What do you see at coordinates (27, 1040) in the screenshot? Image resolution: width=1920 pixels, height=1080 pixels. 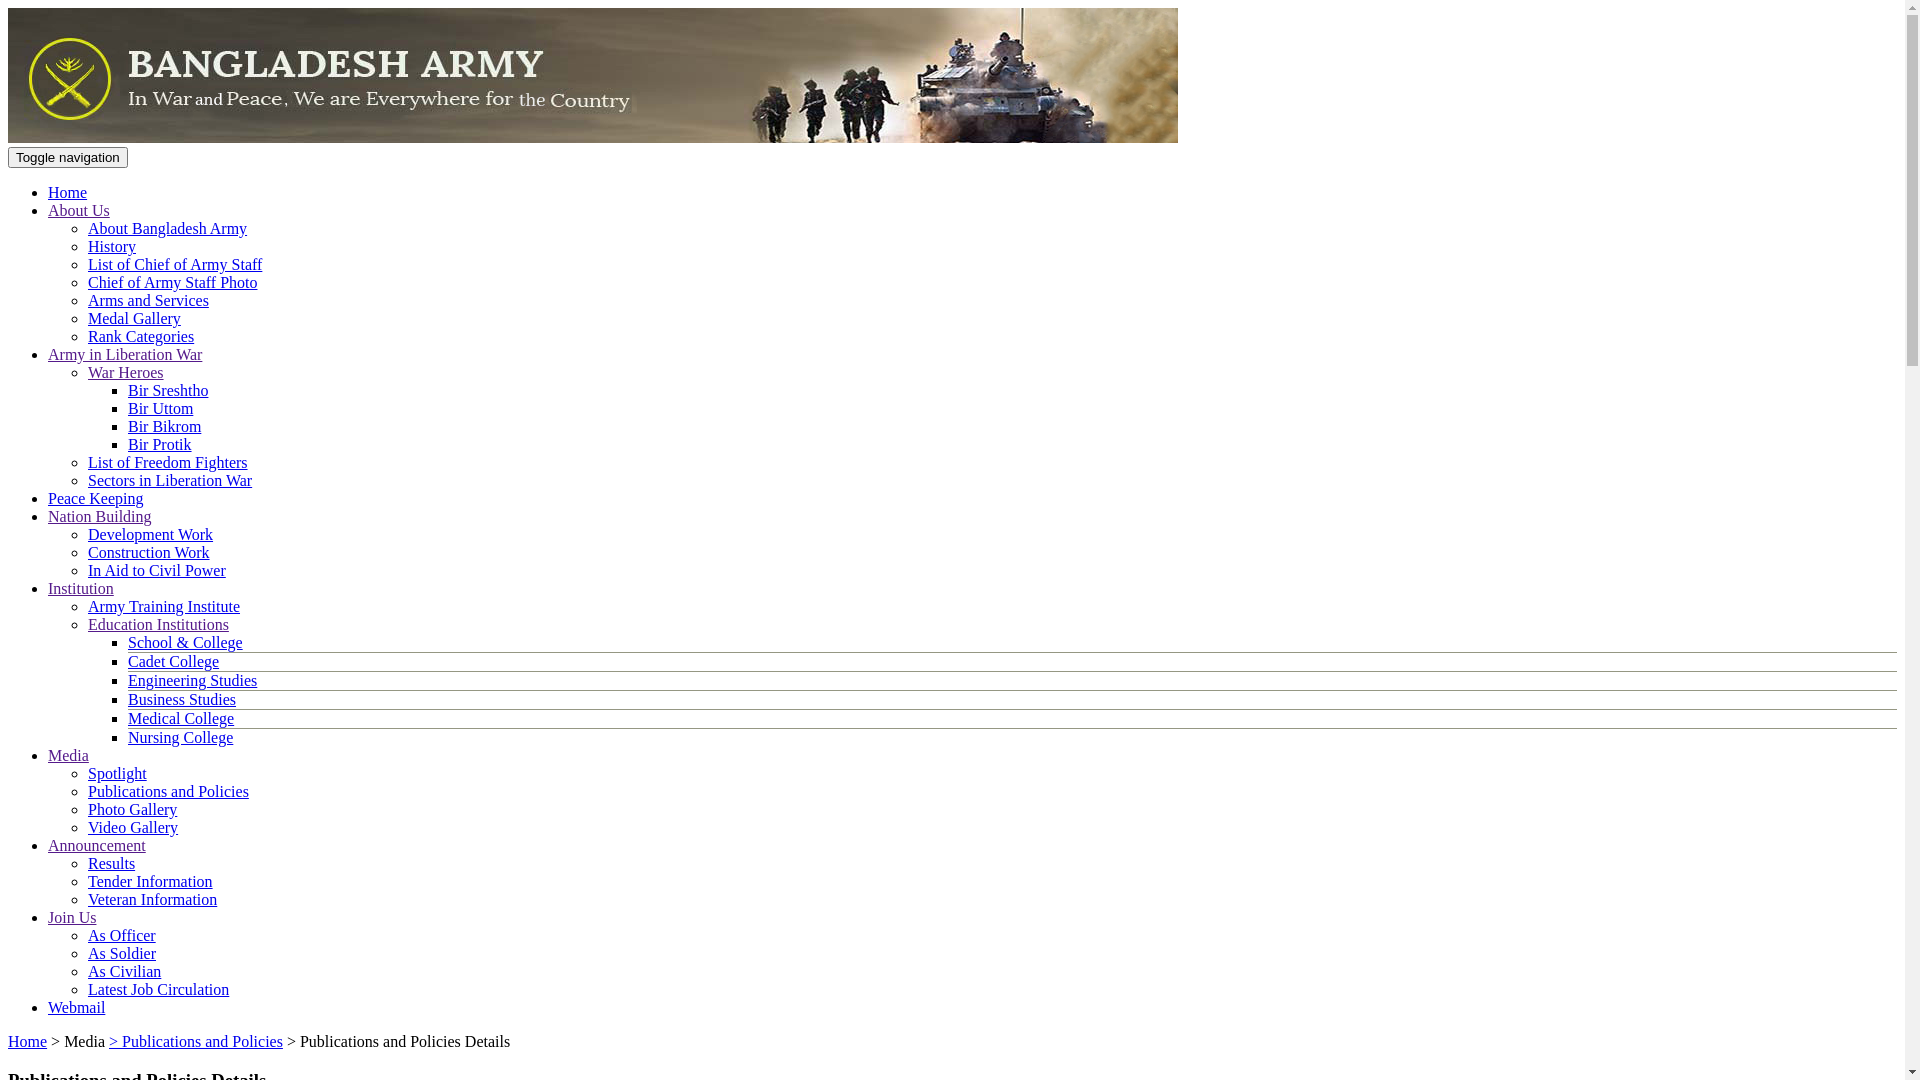 I see `'Home'` at bounding box center [27, 1040].